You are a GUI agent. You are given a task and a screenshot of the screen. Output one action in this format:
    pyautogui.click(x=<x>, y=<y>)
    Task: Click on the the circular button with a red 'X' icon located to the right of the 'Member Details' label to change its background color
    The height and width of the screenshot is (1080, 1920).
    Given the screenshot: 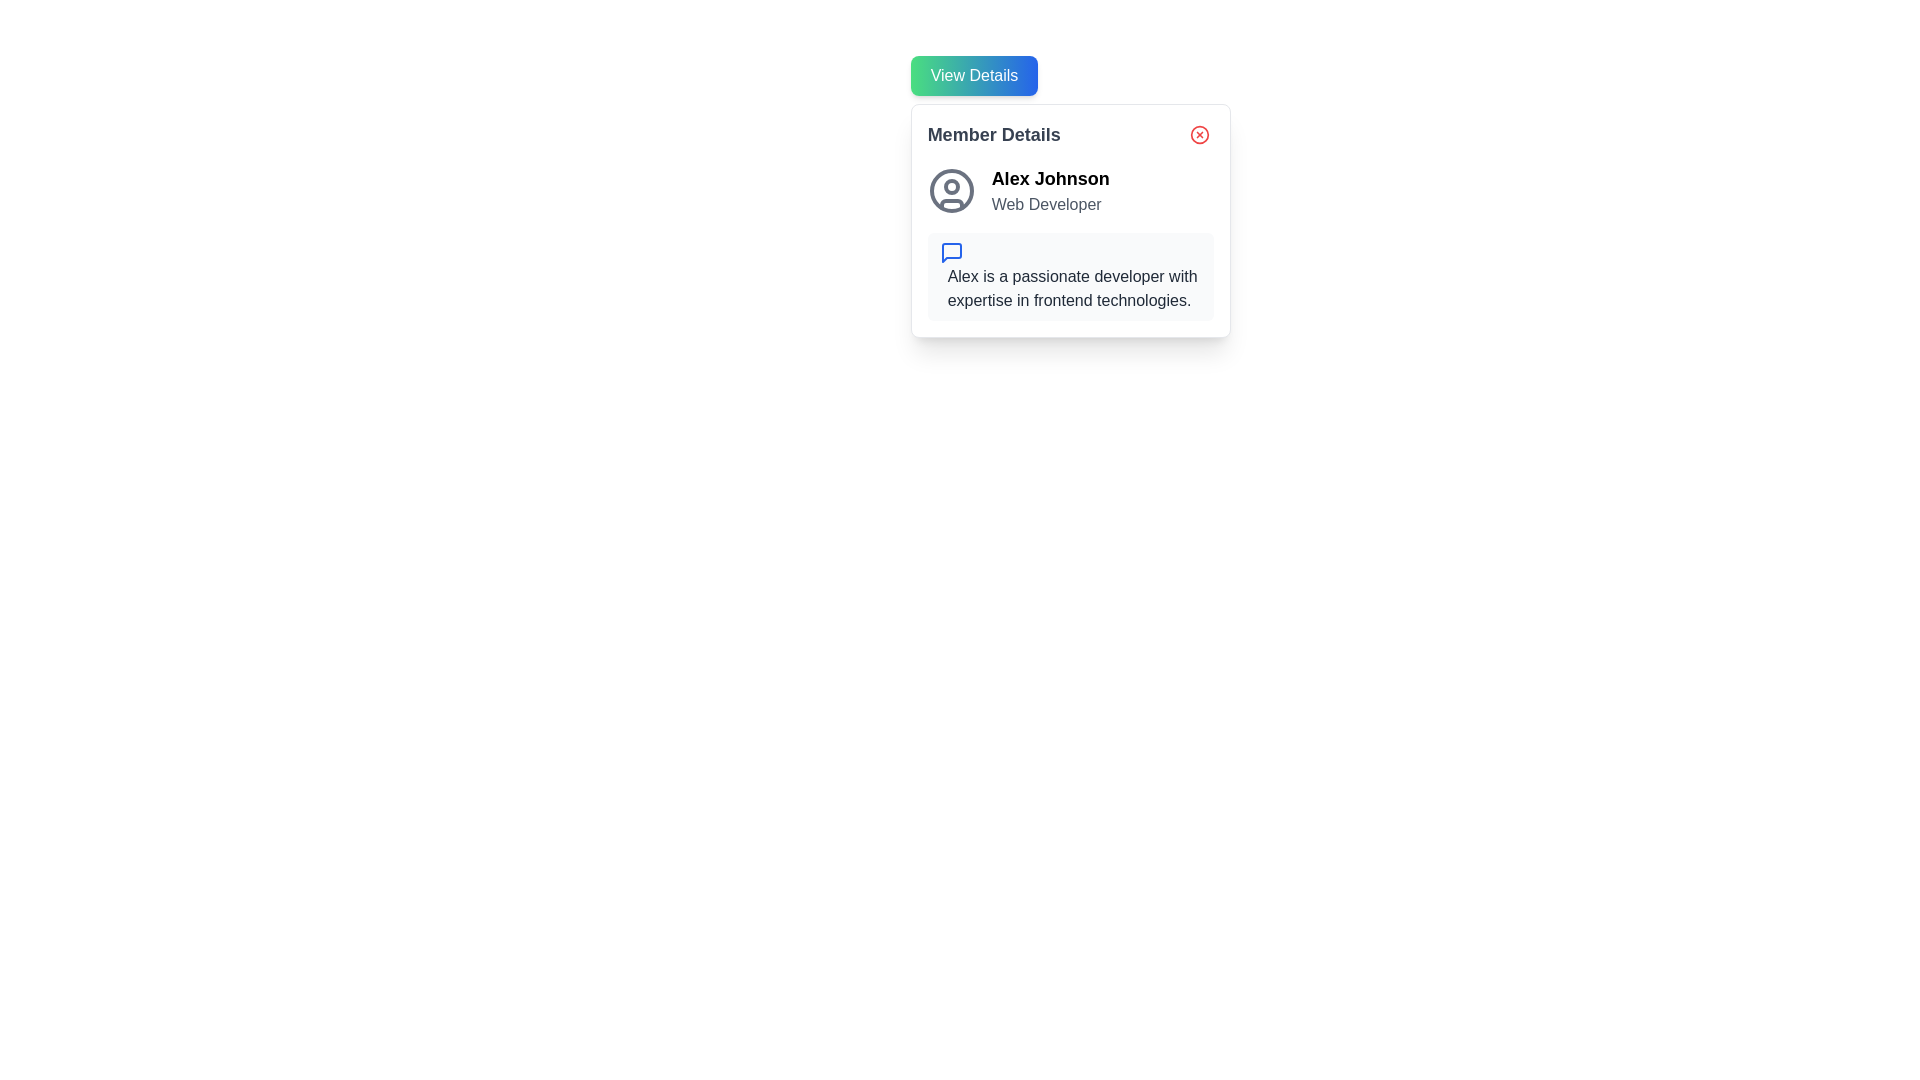 What is the action you would take?
    pyautogui.click(x=1199, y=135)
    